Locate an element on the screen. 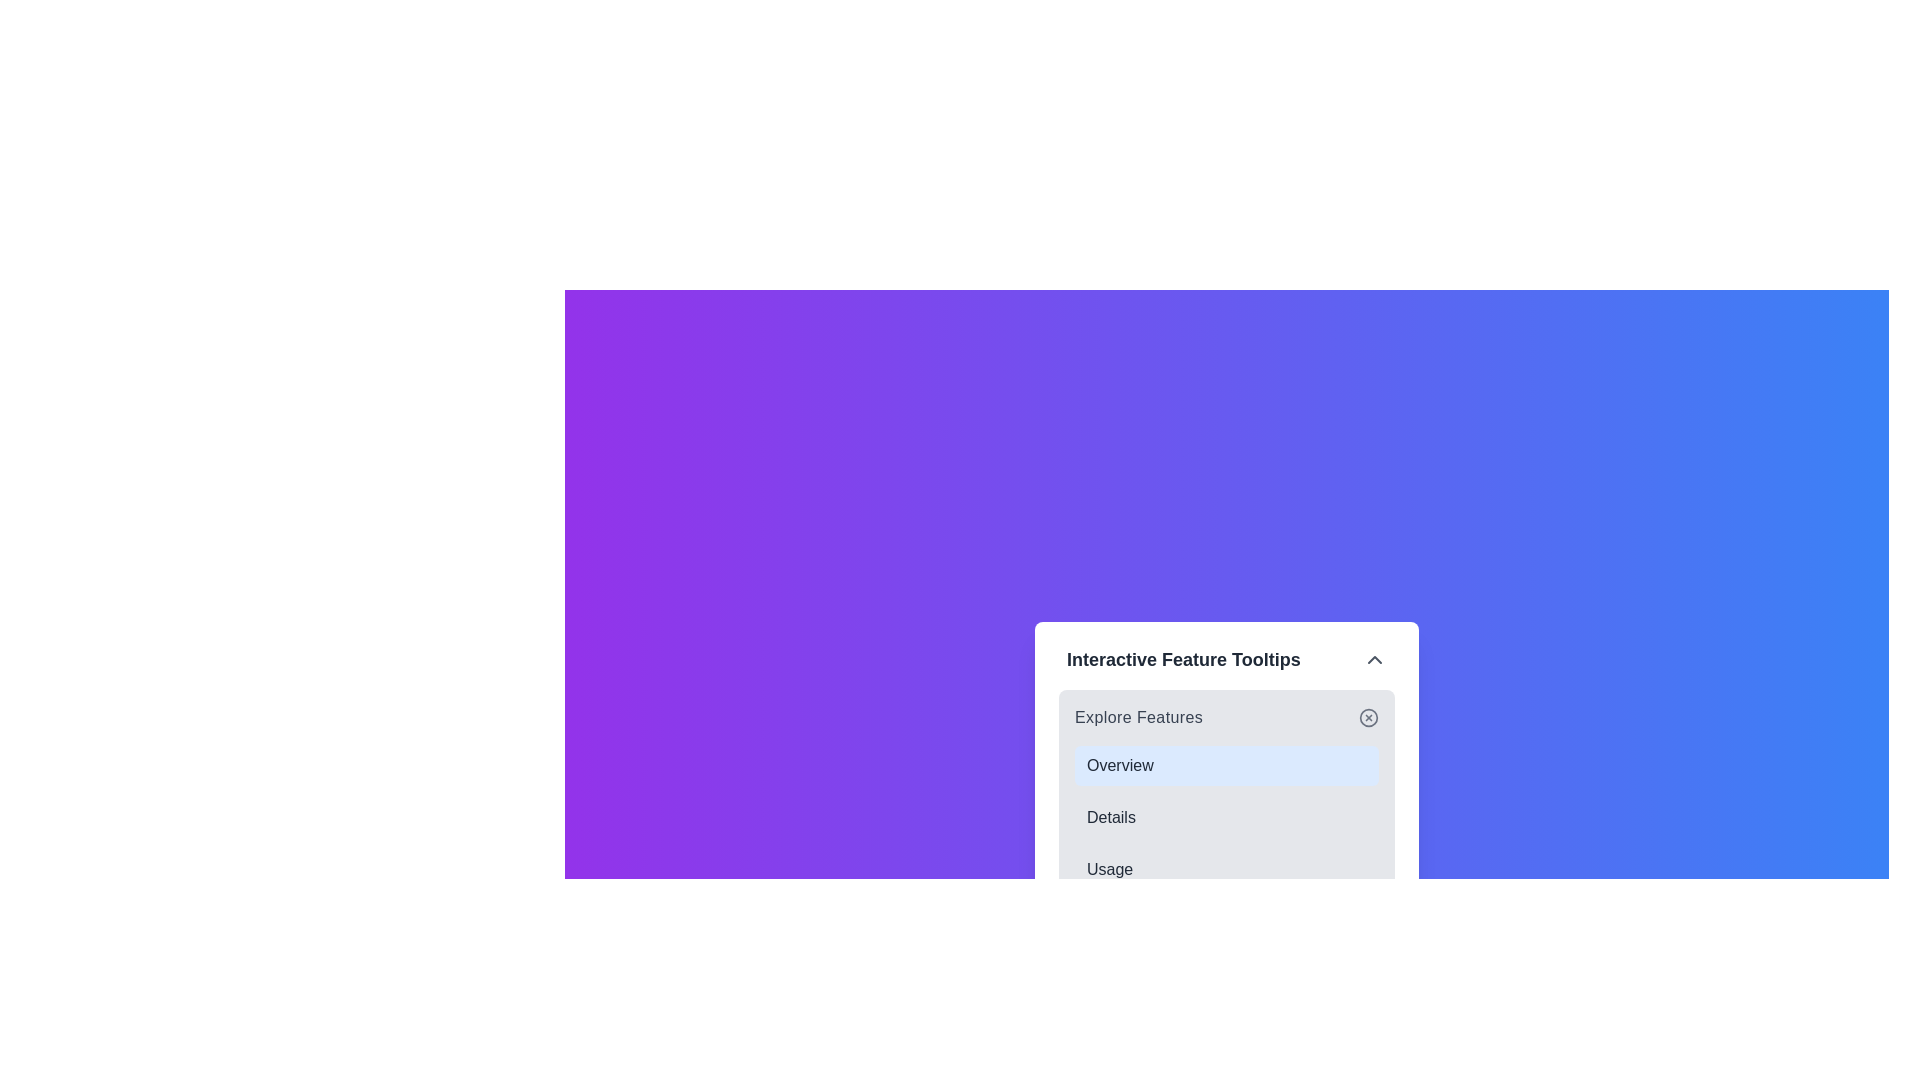 This screenshot has width=1920, height=1080. the SVG Circle that is part of the close or cancel icon located on the right side of the top header panel of a dropdown interface is located at coordinates (1367, 716).